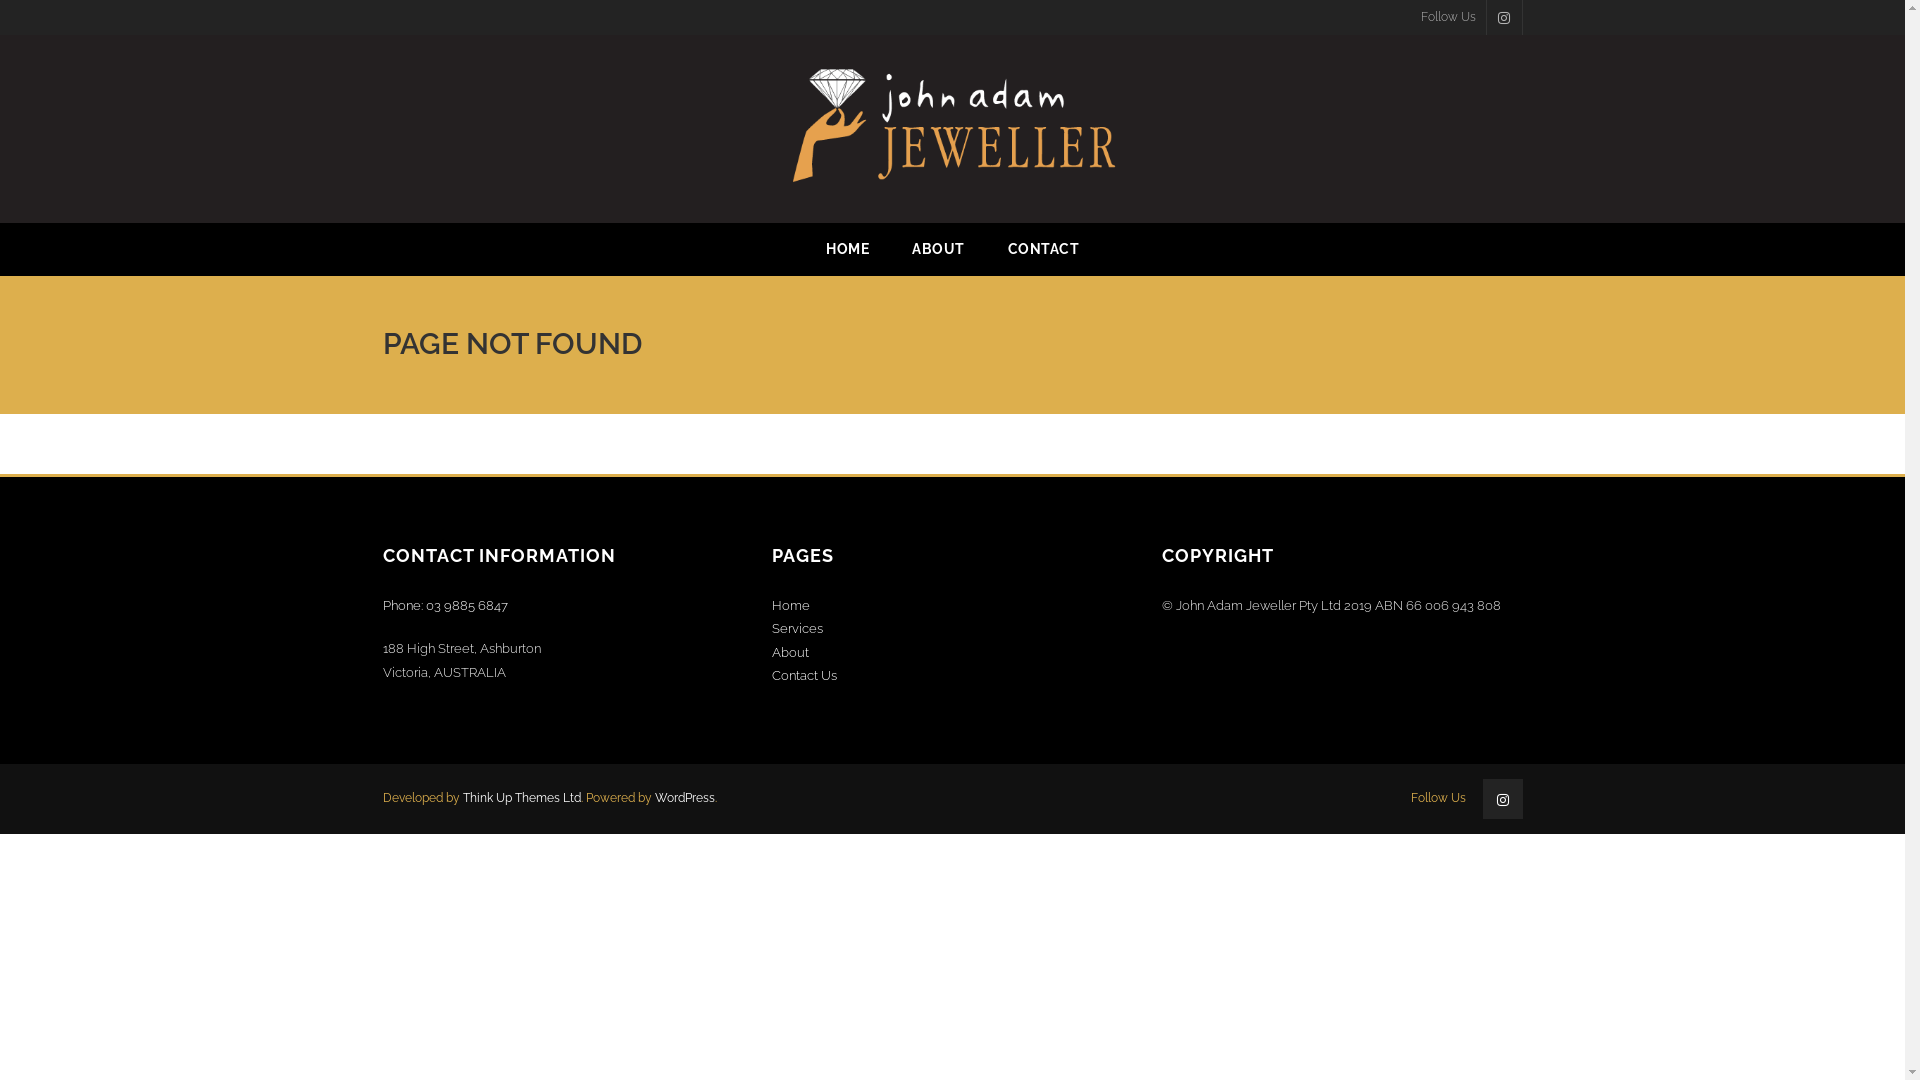  What do you see at coordinates (789, 652) in the screenshot?
I see `'About'` at bounding box center [789, 652].